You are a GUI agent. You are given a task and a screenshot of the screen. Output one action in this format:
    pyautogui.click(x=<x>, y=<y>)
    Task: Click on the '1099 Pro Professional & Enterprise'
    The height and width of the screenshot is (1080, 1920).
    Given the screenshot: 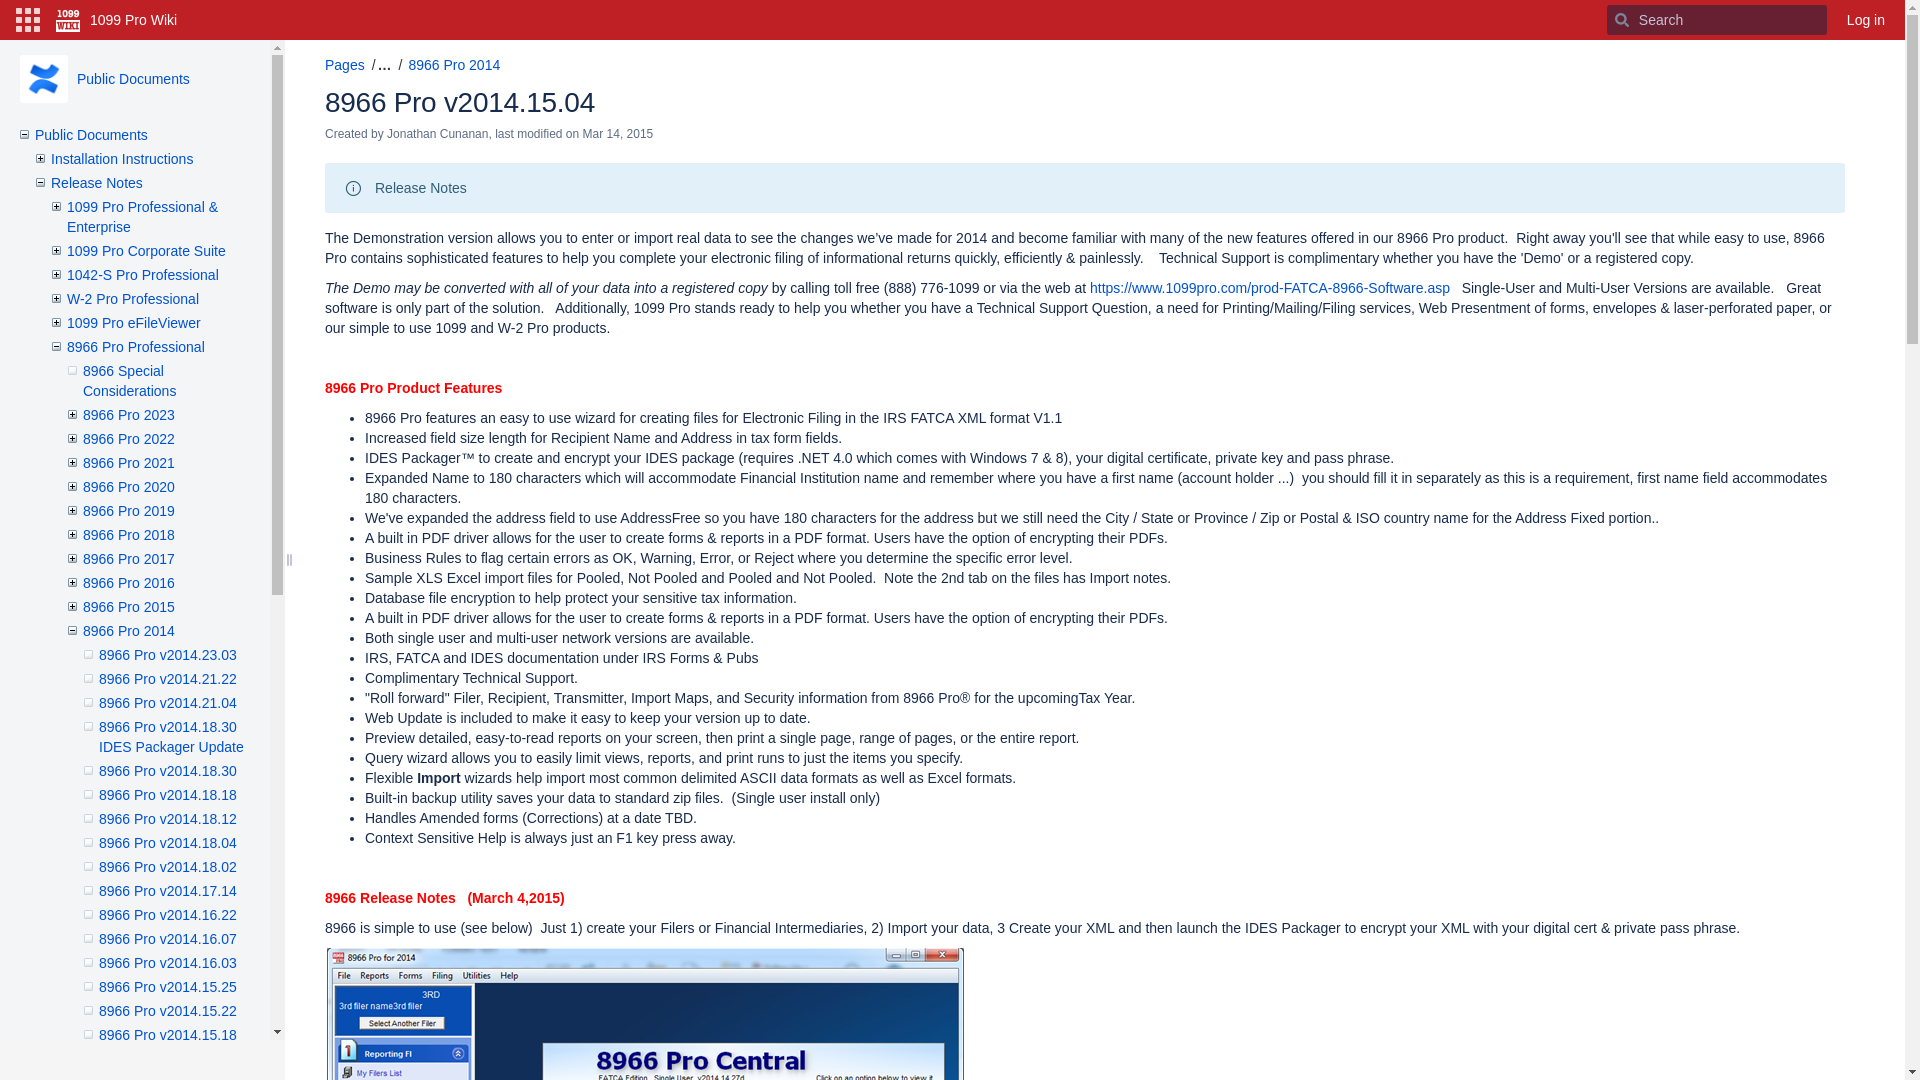 What is the action you would take?
    pyautogui.click(x=141, y=216)
    